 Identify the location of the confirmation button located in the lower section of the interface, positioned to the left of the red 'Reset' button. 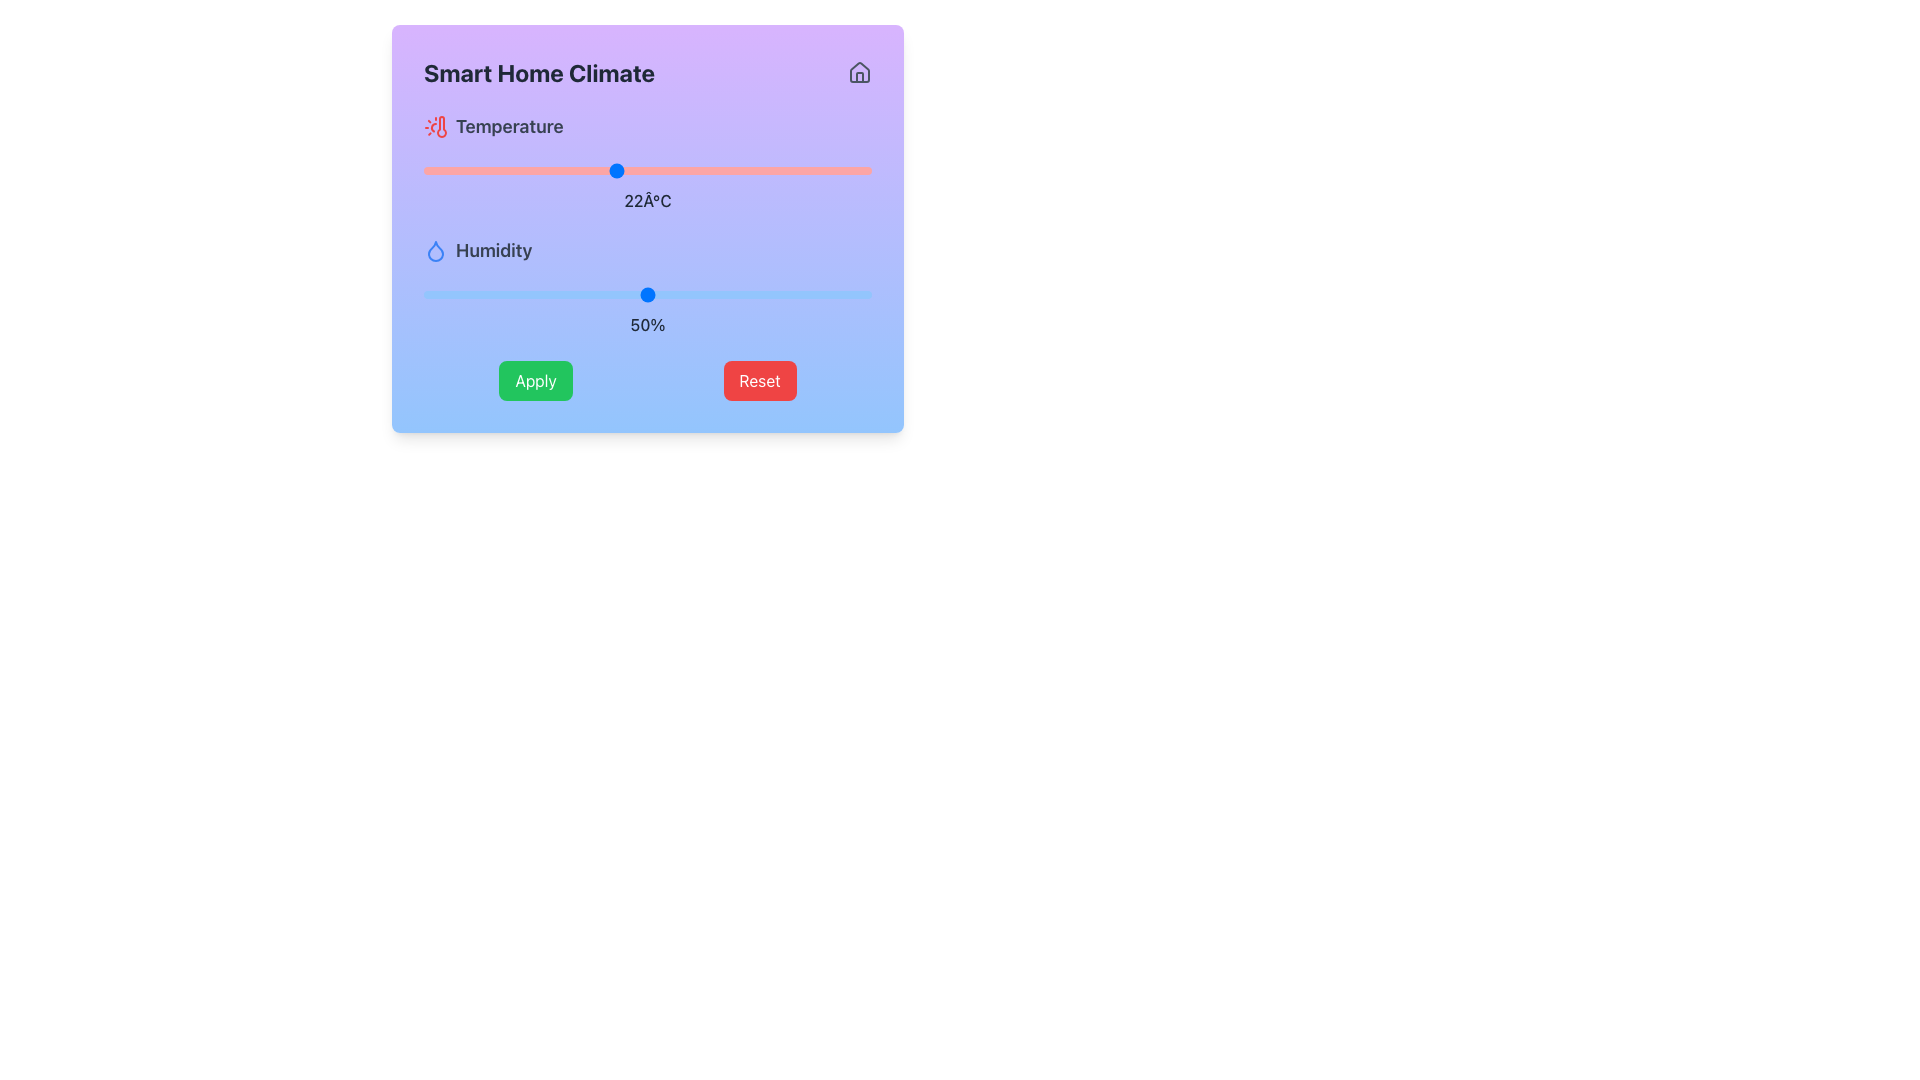
(536, 381).